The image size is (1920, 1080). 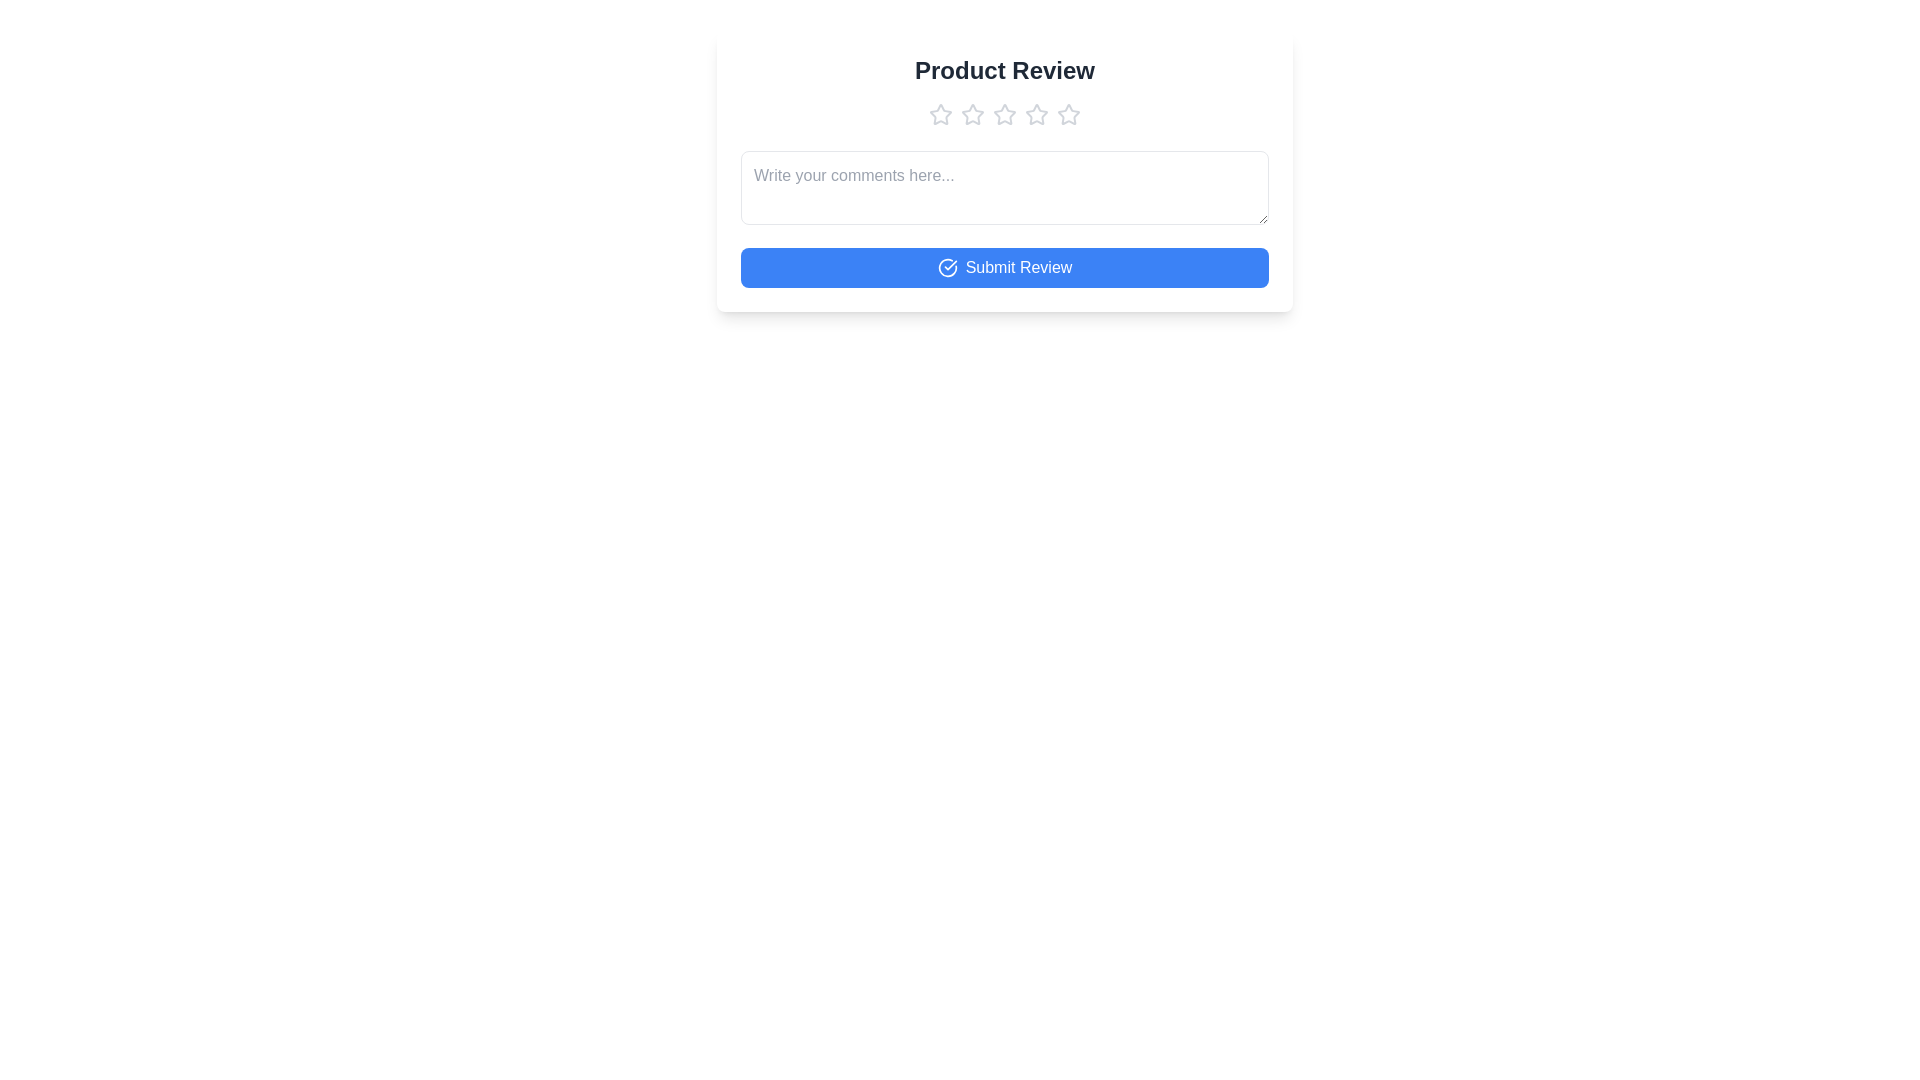 I want to click on the star corresponding to the desired rating 2, so click(x=973, y=115).